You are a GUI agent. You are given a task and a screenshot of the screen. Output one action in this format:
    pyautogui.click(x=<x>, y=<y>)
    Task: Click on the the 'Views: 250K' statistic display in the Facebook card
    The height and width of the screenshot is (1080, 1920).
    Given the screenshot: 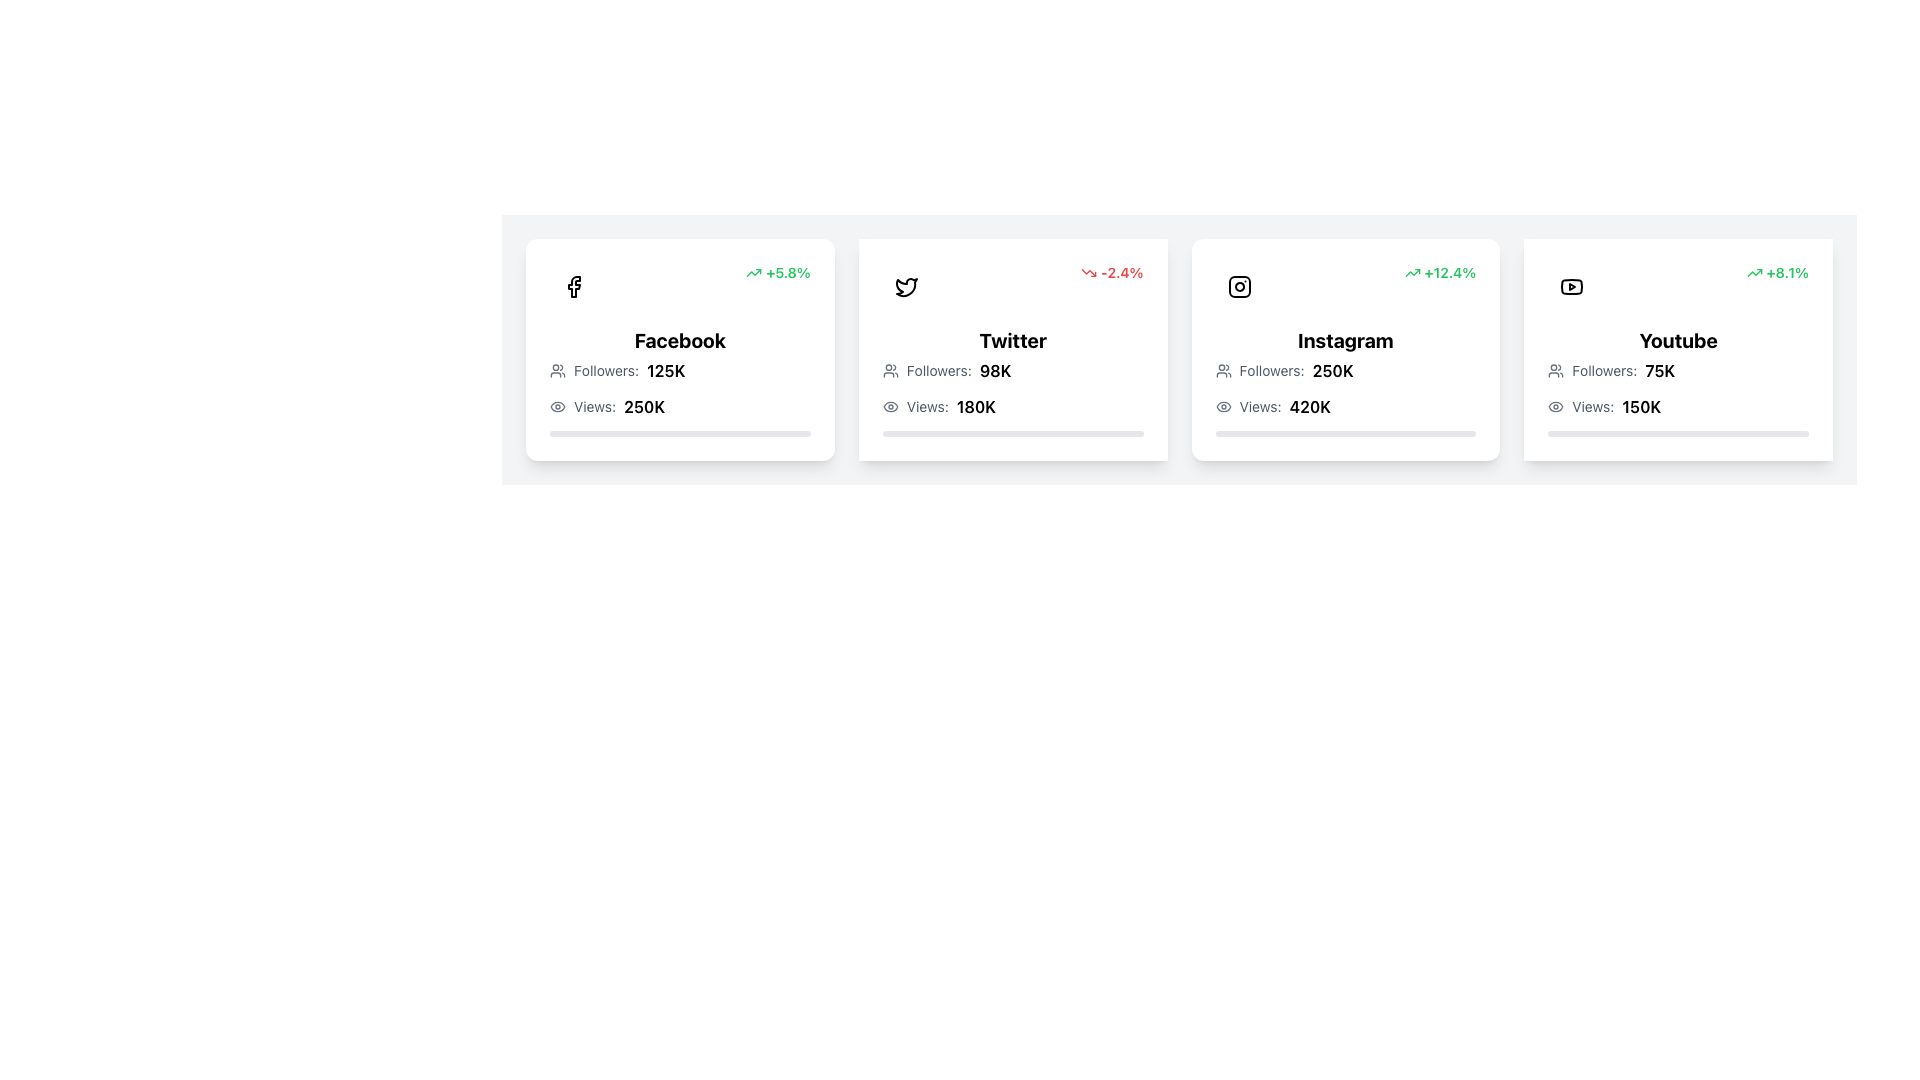 What is the action you would take?
    pyautogui.click(x=680, y=406)
    